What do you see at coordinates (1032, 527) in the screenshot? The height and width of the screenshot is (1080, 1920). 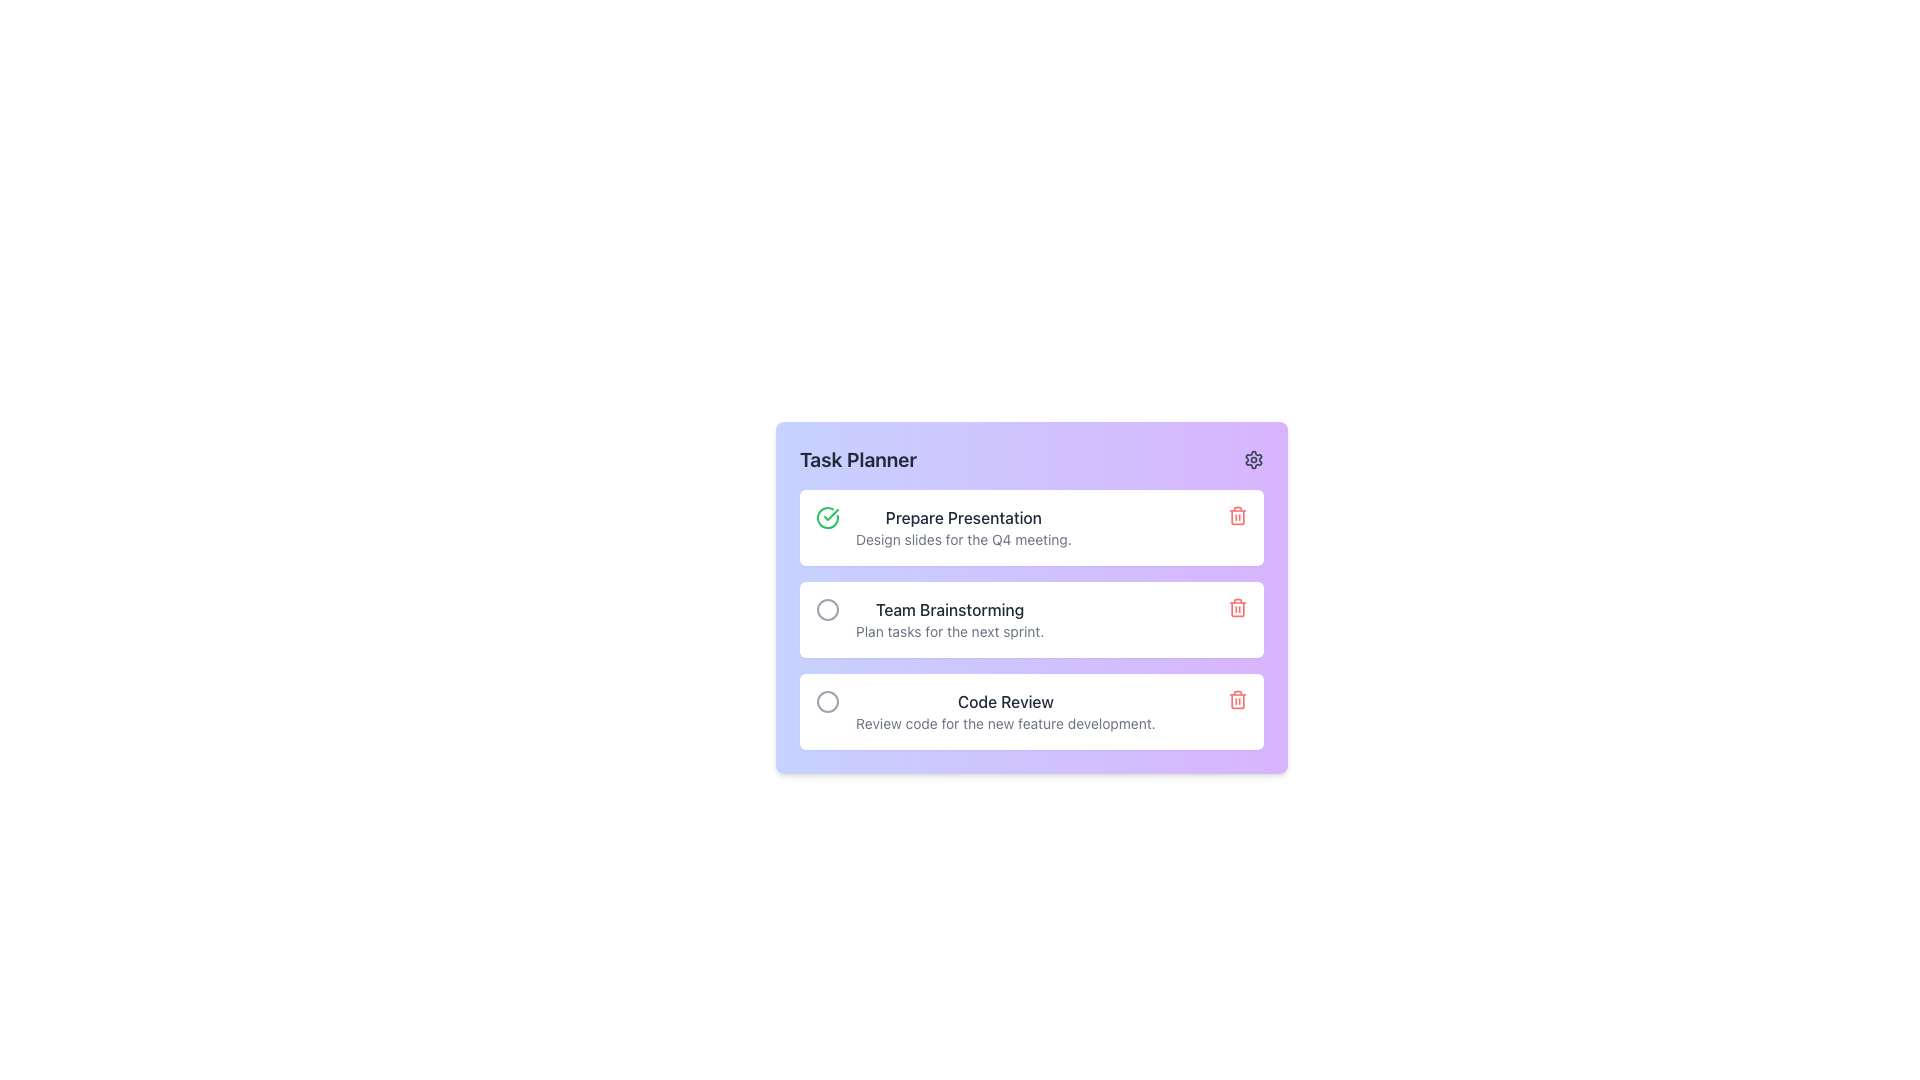 I see `the 'Prepare Presentation' task item block` at bounding box center [1032, 527].